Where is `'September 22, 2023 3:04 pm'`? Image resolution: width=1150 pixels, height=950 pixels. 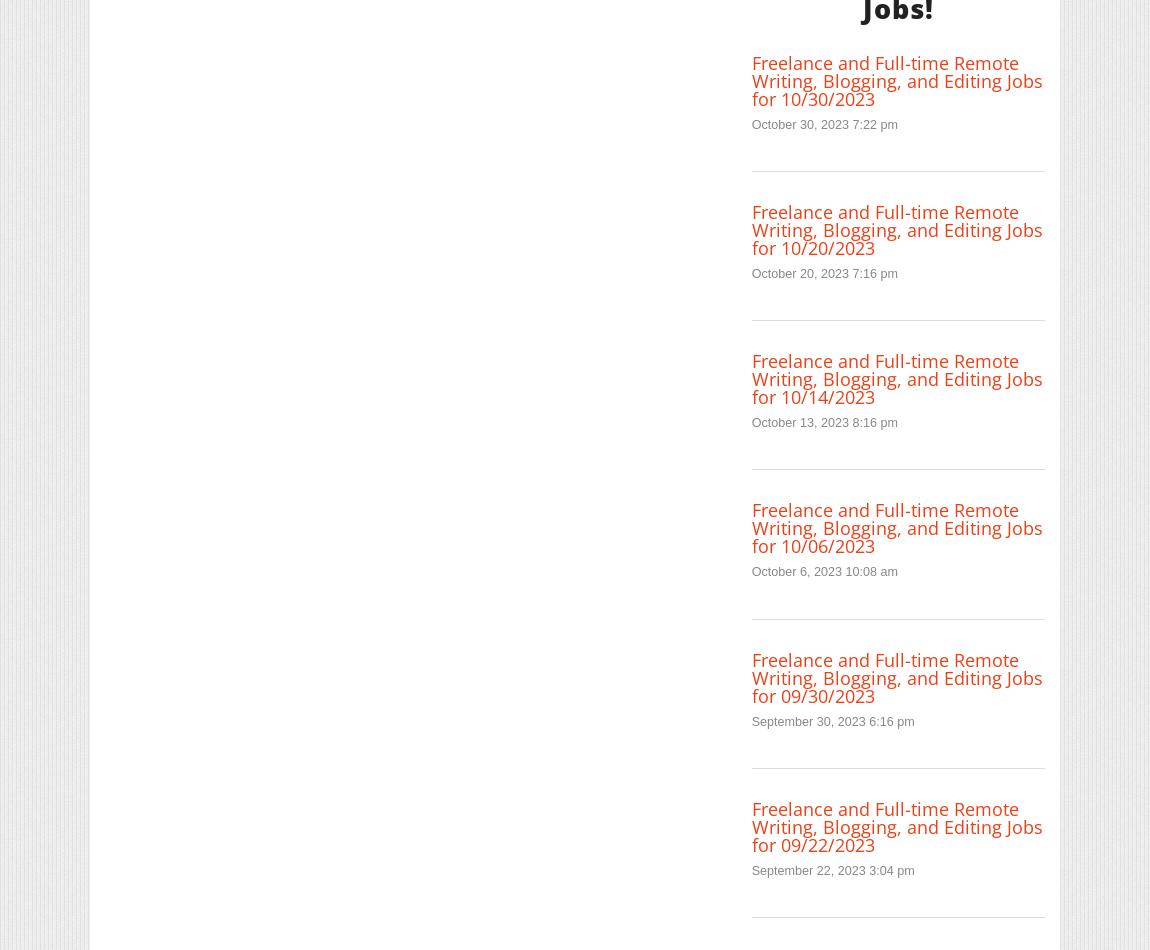 'September 22, 2023 3:04 pm' is located at coordinates (831, 869).